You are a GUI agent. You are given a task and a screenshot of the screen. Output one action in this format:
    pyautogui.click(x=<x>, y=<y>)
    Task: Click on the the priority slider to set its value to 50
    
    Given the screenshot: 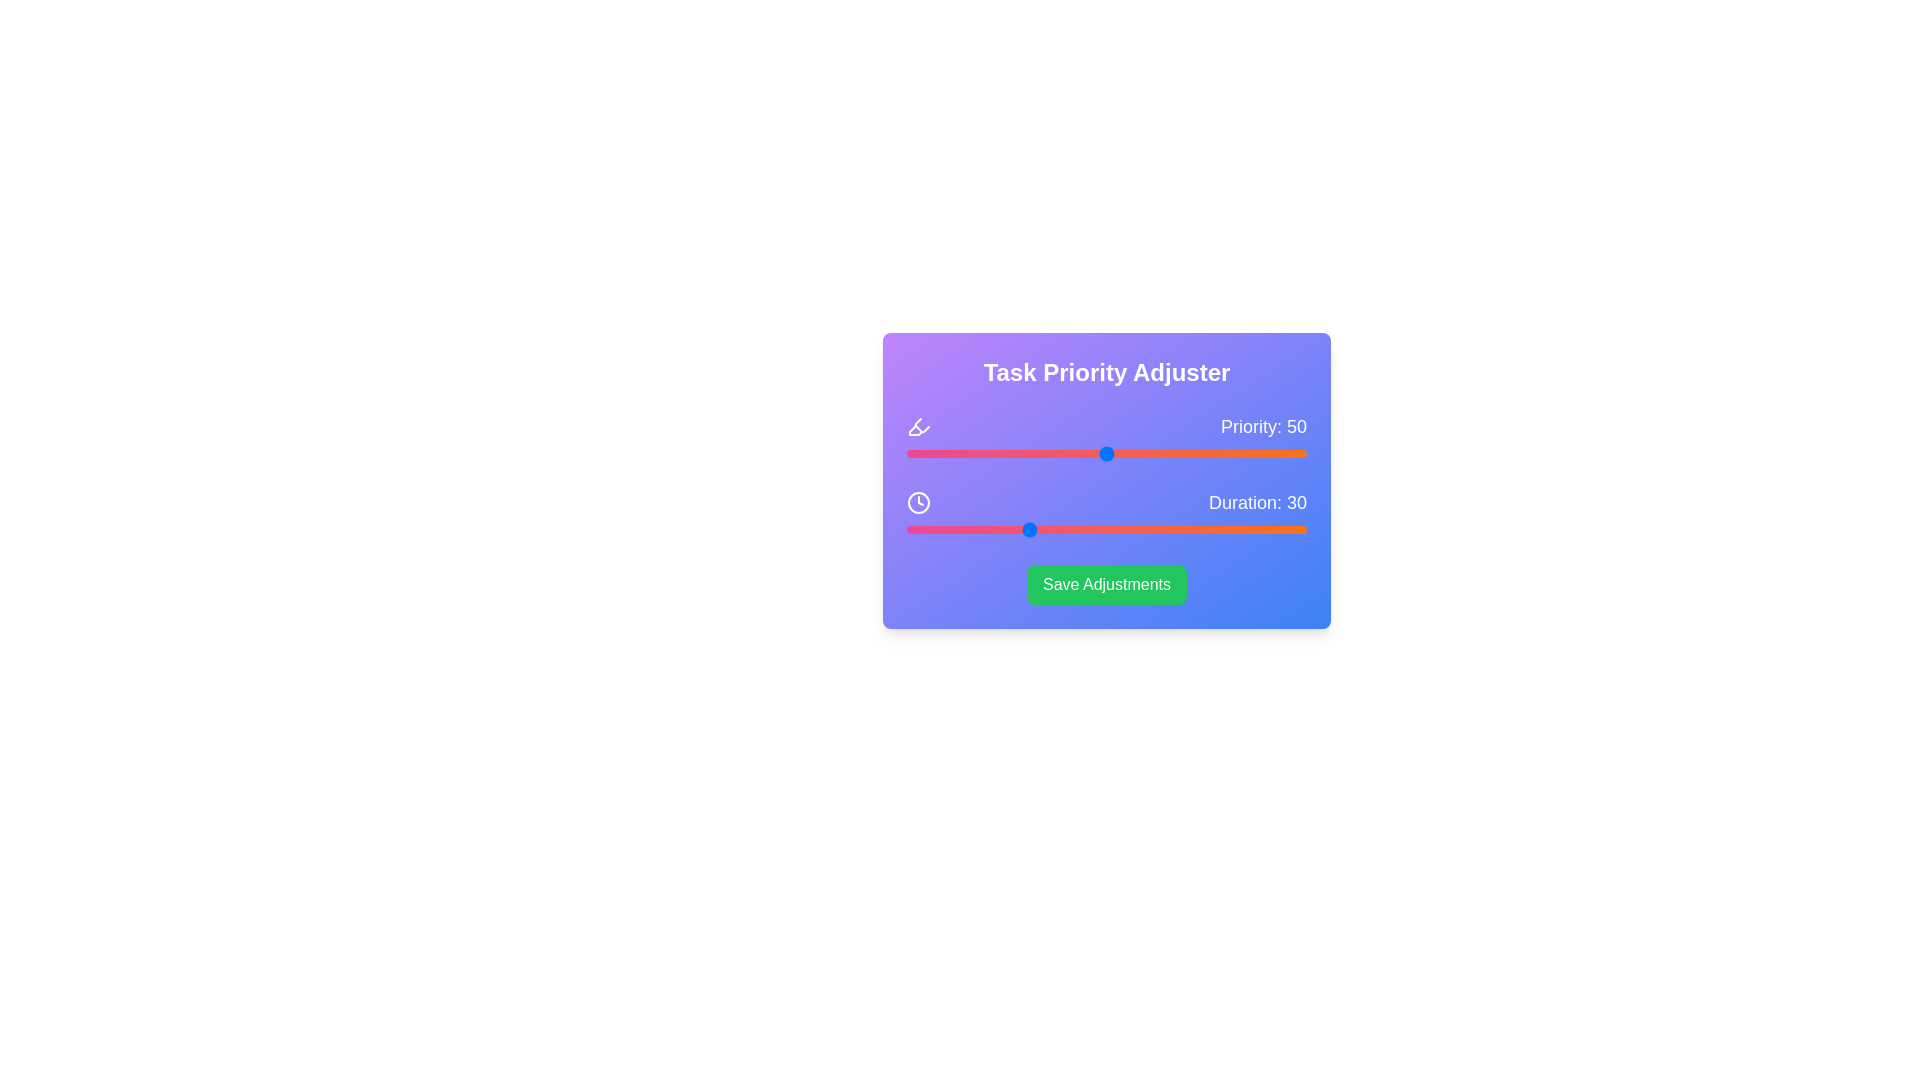 What is the action you would take?
    pyautogui.click(x=1106, y=454)
    